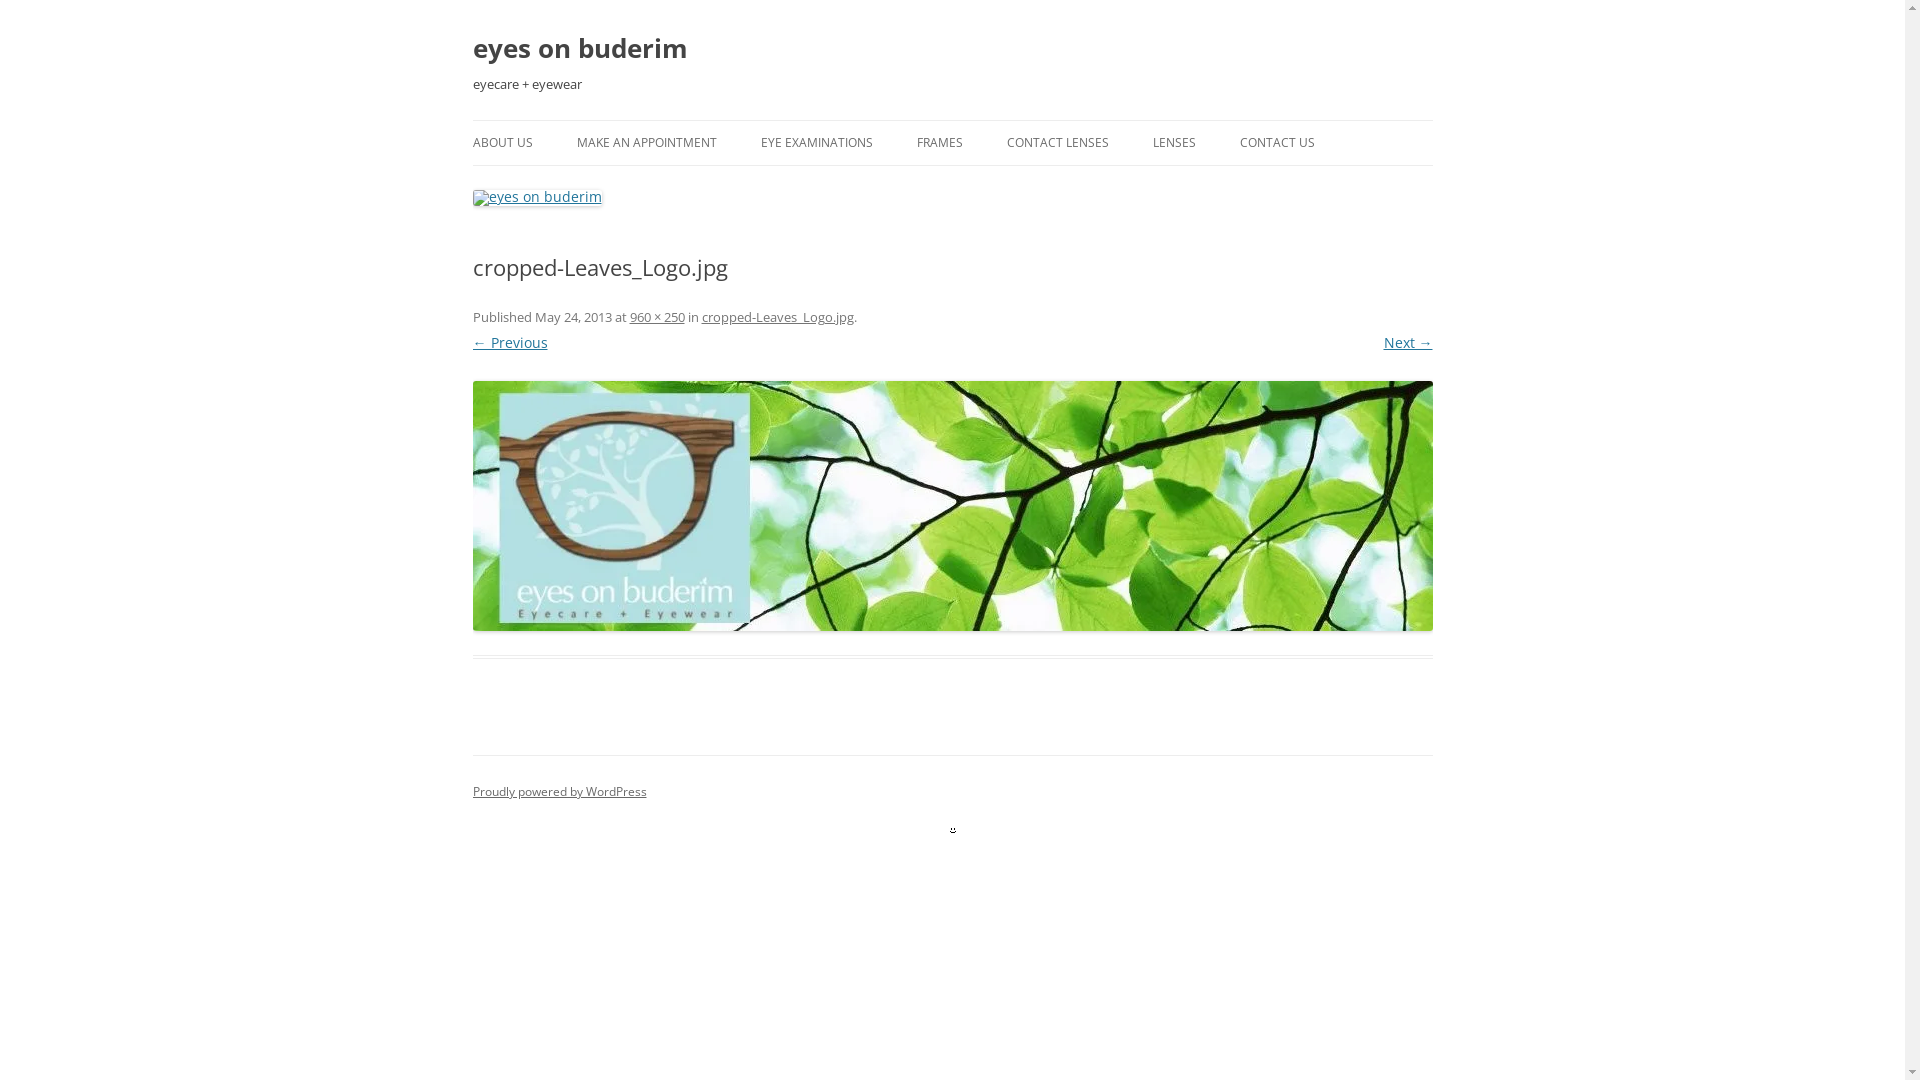 This screenshot has width=1920, height=1080. Describe the element at coordinates (502, 141) in the screenshot. I see `'ABOUT US'` at that location.